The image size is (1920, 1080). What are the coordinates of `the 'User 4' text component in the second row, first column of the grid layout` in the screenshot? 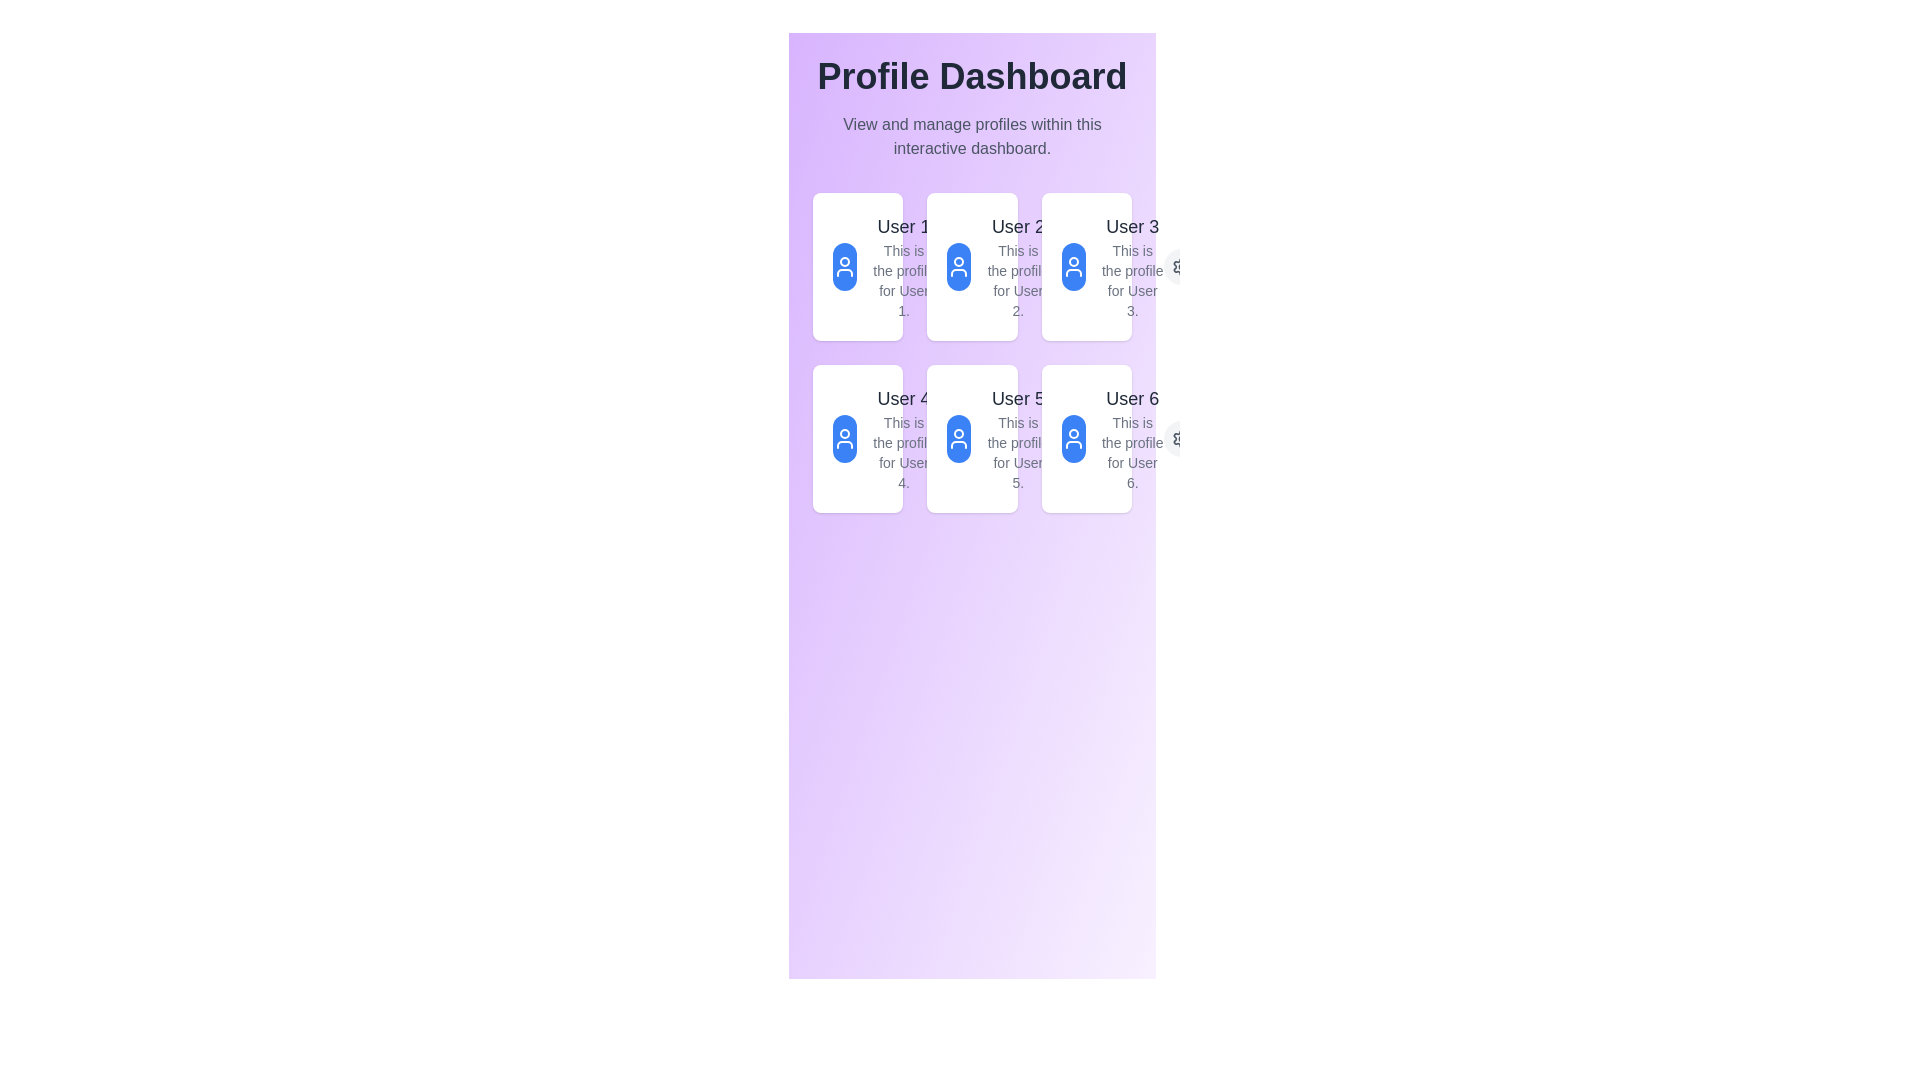 It's located at (902, 438).